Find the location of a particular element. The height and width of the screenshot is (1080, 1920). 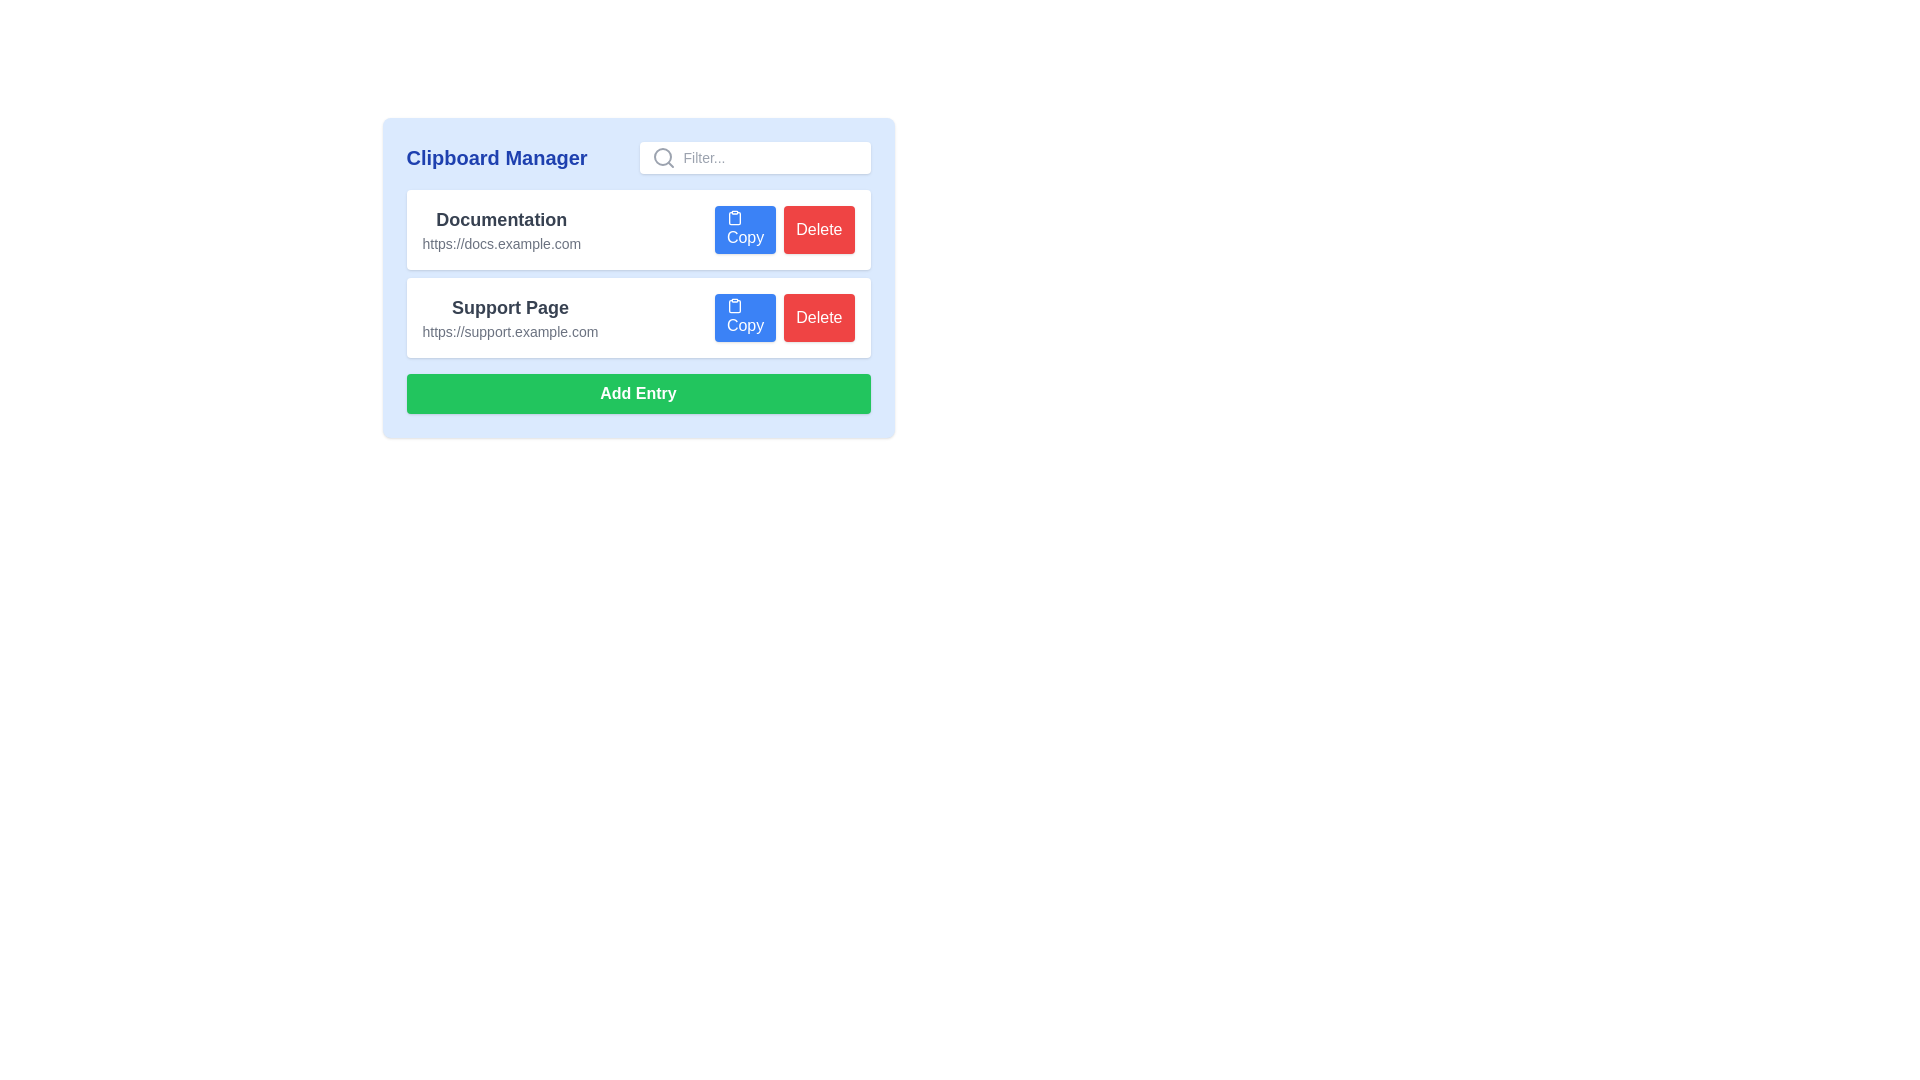

the 'Delete' button located in the upper-right corner of the button grouping, which has a red background and is positioned to the right of the 'Copy' button is located at coordinates (819, 316).